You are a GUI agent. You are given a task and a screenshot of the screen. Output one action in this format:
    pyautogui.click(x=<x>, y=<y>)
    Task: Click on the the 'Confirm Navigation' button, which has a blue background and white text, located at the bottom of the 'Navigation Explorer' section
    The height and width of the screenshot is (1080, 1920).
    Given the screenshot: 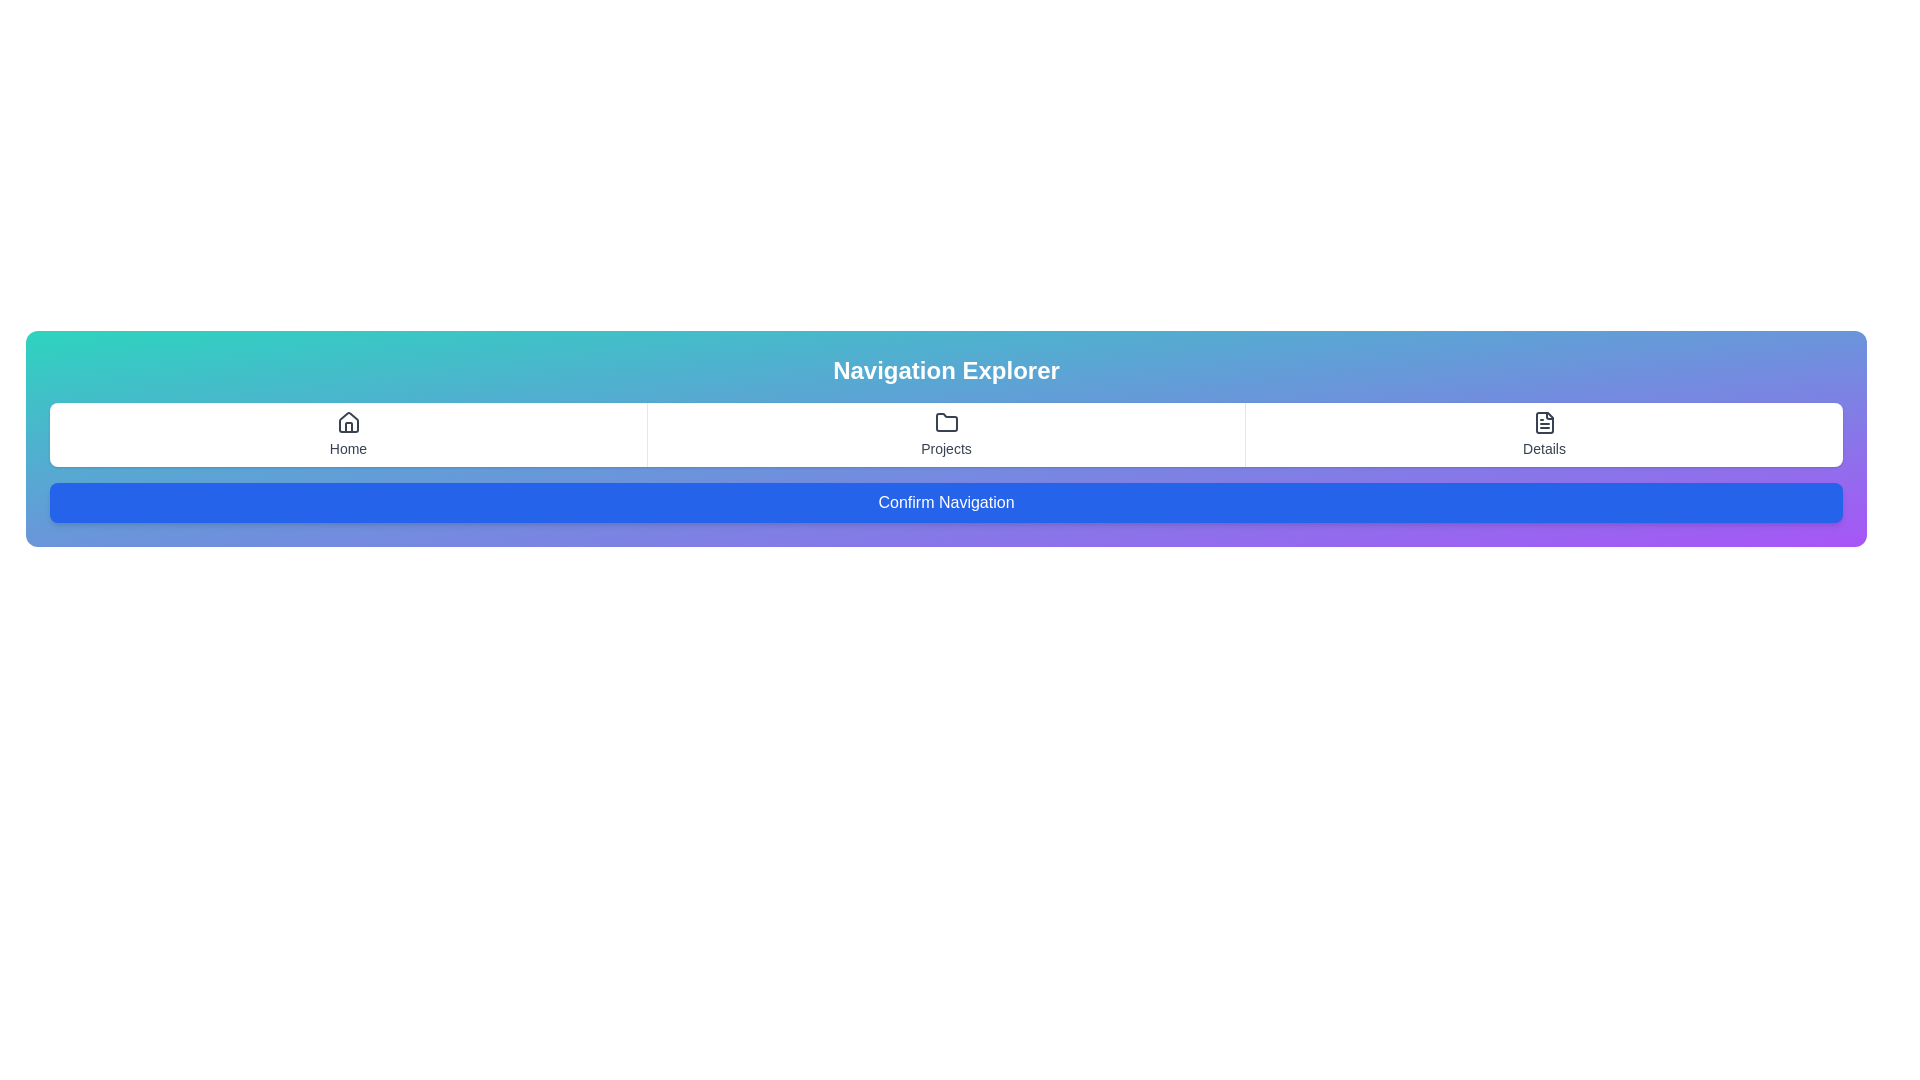 What is the action you would take?
    pyautogui.click(x=945, y=501)
    